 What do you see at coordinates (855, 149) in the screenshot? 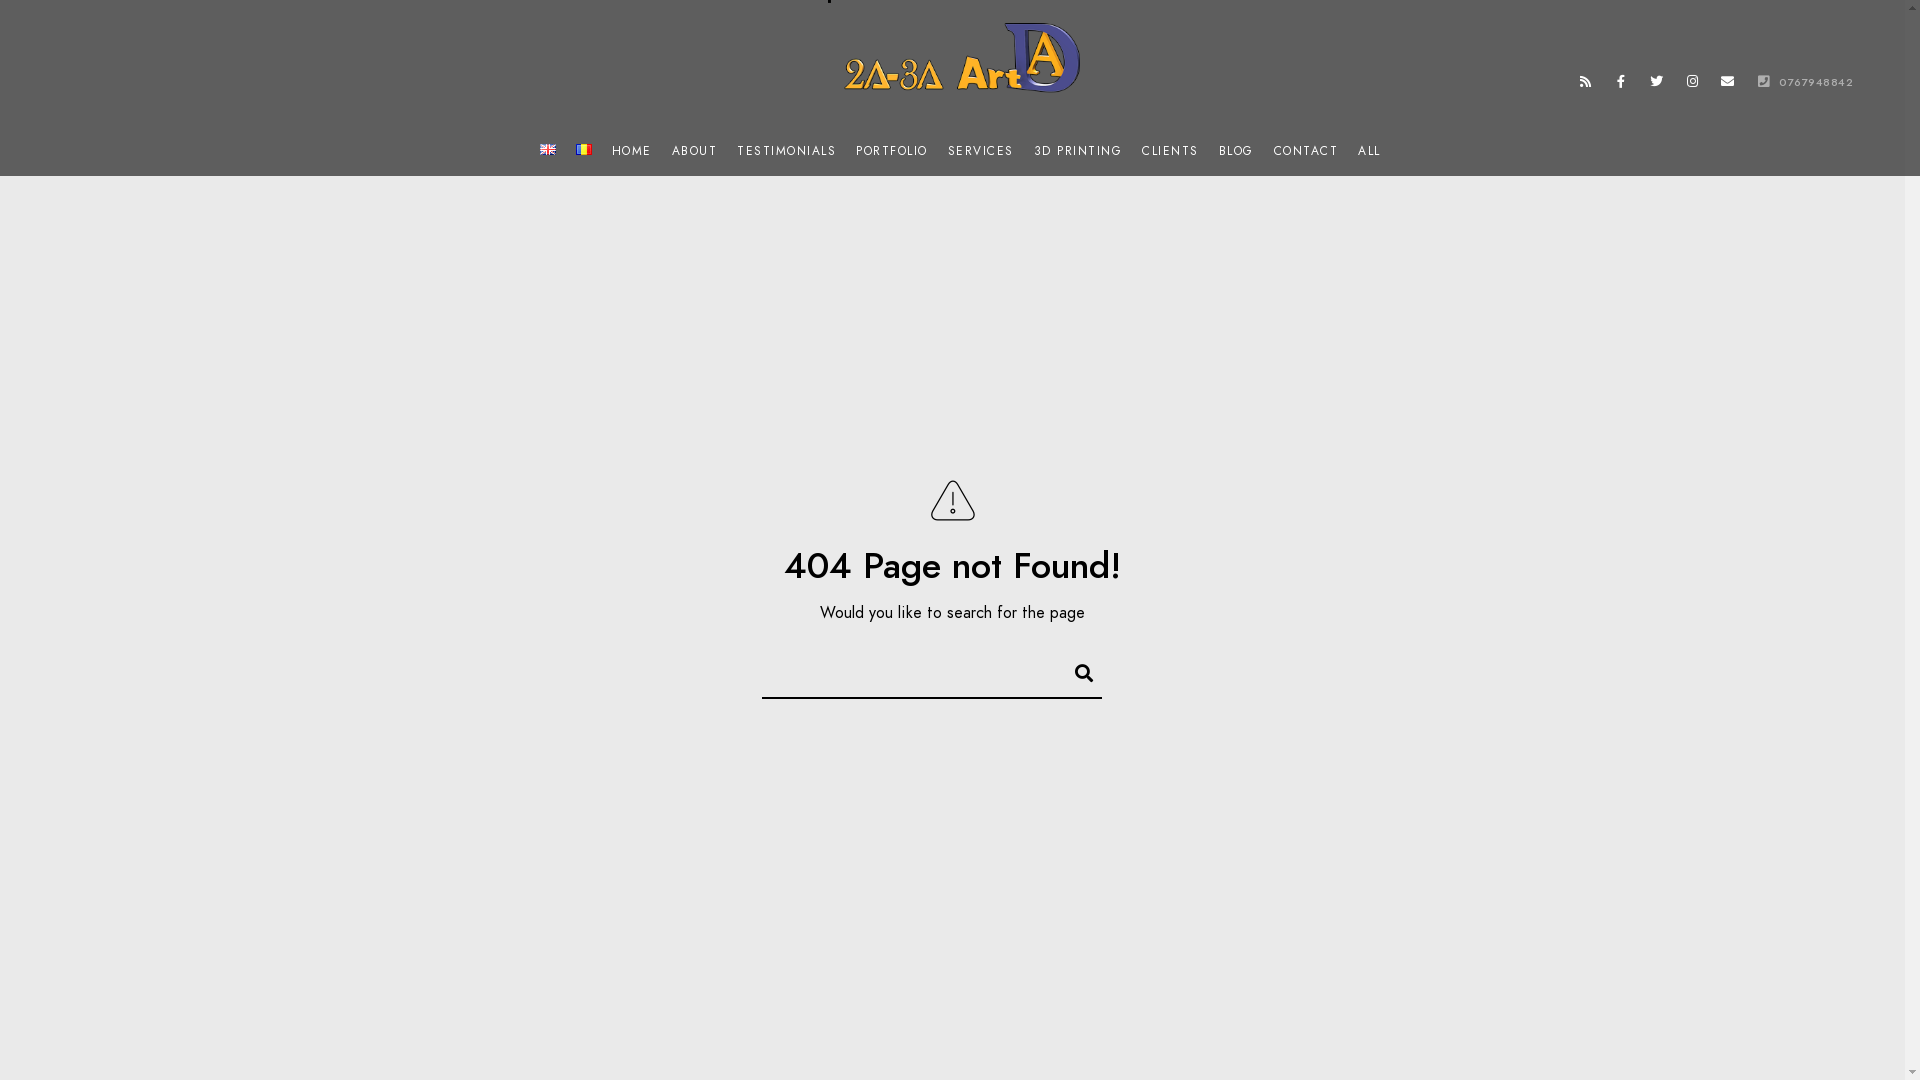
I see `'PORTFOLIO'` at bounding box center [855, 149].